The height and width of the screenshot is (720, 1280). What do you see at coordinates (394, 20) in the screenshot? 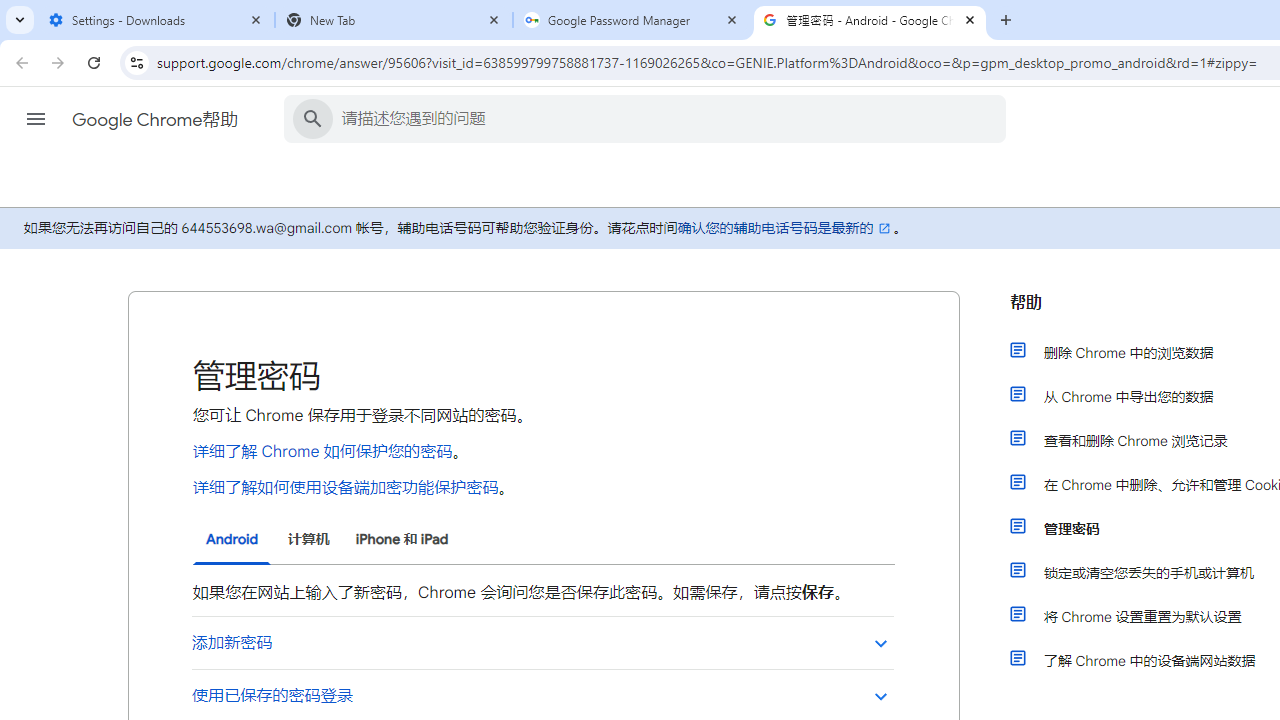
I see `'New Tab'` at bounding box center [394, 20].